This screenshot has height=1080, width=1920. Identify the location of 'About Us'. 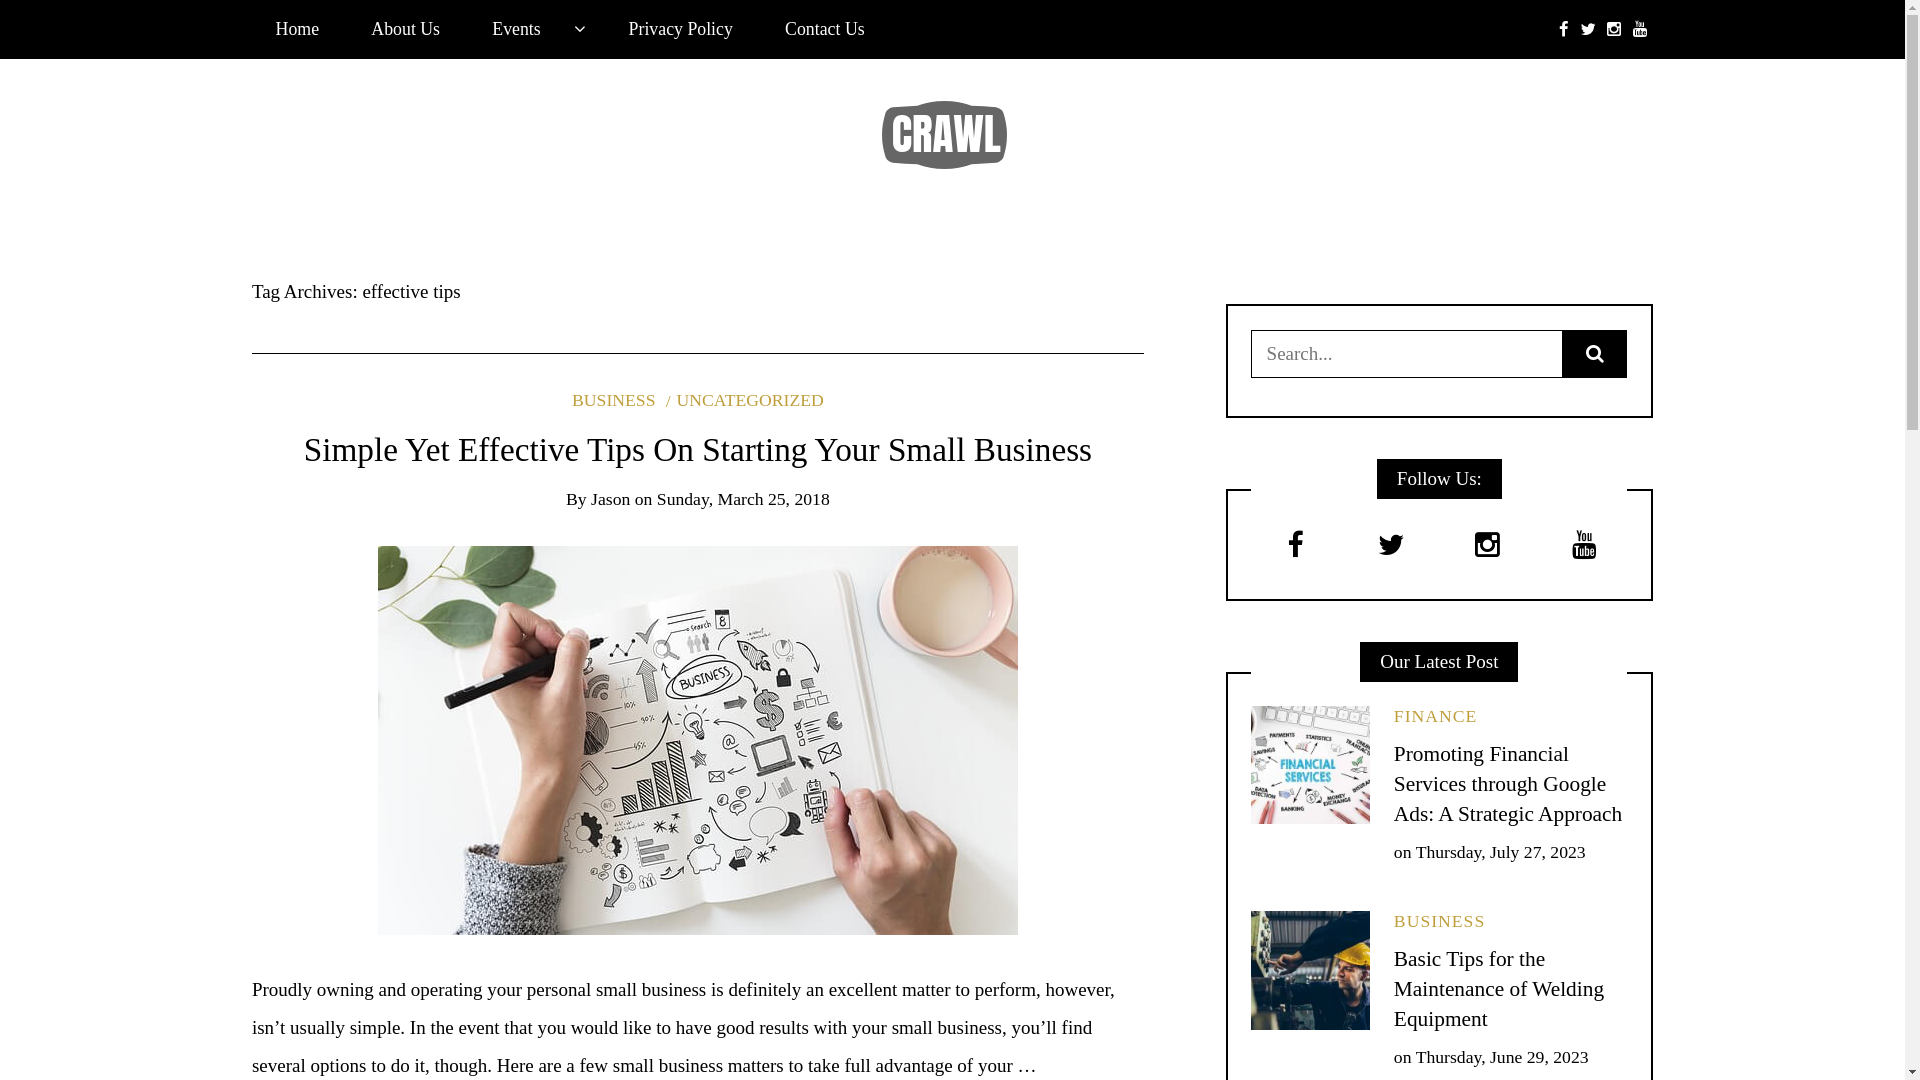
(405, 29).